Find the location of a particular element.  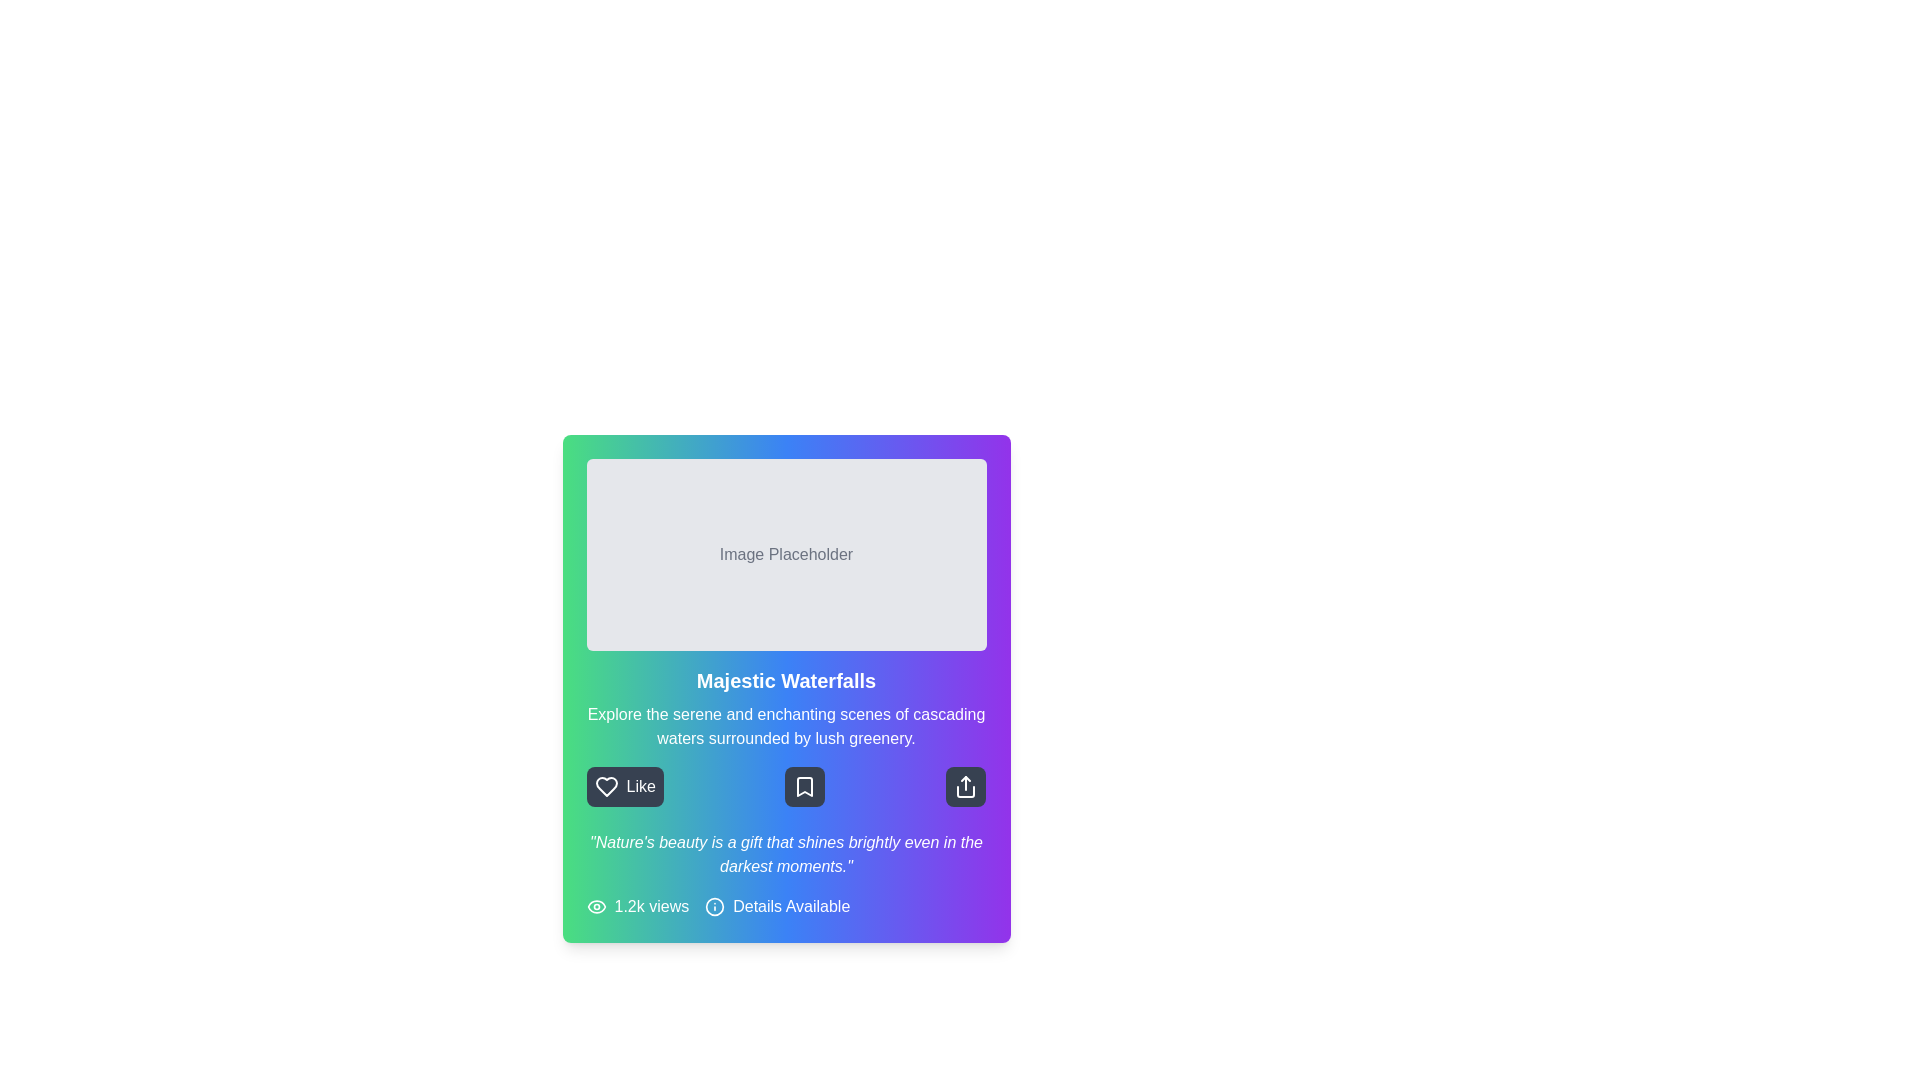

rectangular icon located within the share button in the bottom-right section of the card is located at coordinates (966, 790).